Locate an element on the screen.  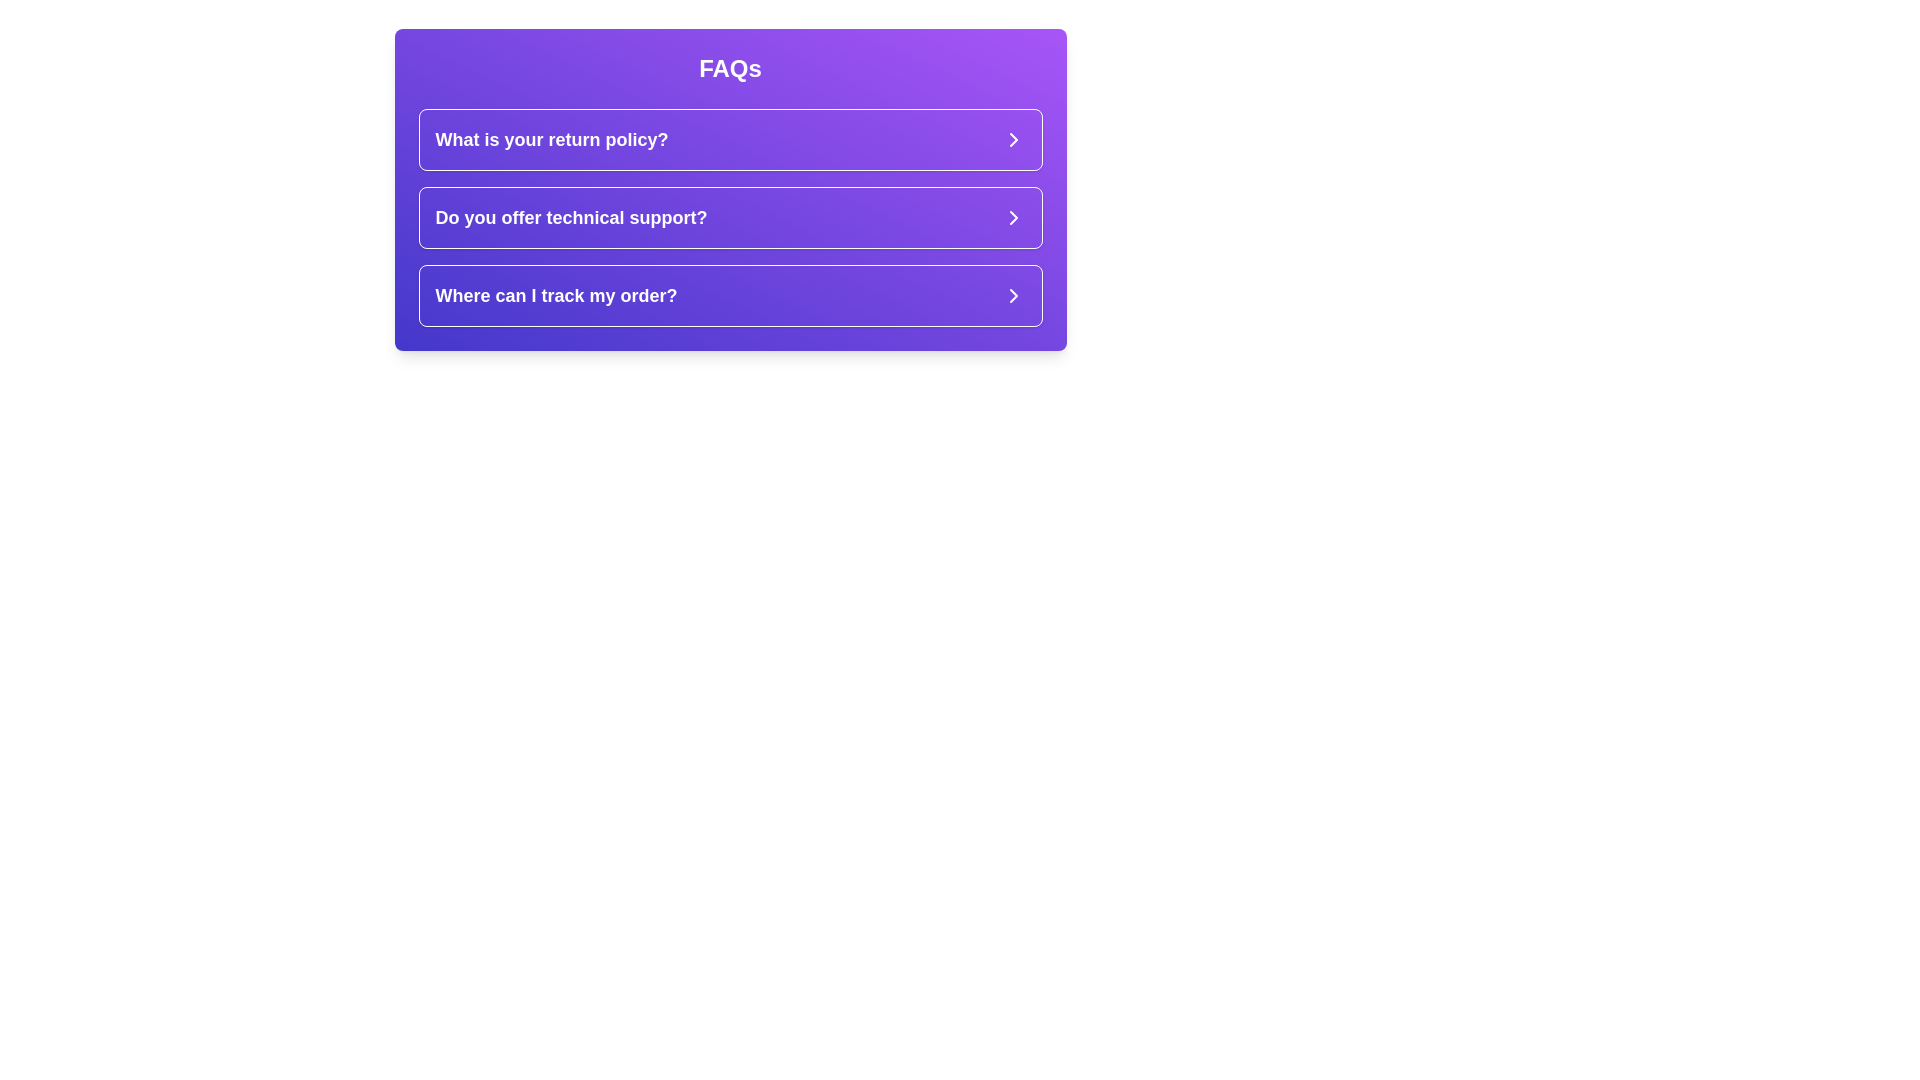
the second FAQ item located below 'What is your return policy?' and above 'Where can I track my order?' is located at coordinates (729, 218).